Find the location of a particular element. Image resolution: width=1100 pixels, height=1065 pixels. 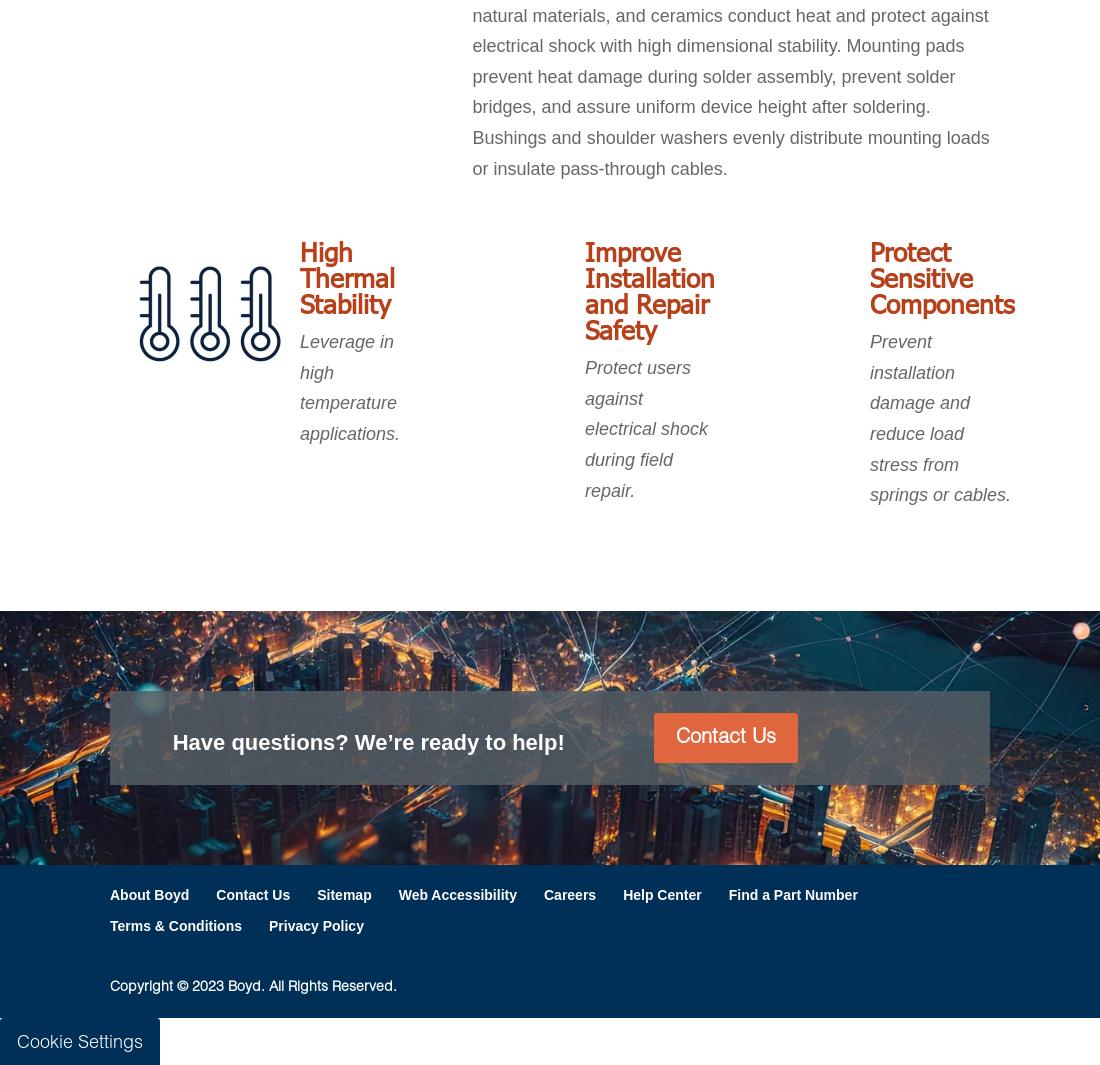

'Web Accessibility' is located at coordinates (397, 893).